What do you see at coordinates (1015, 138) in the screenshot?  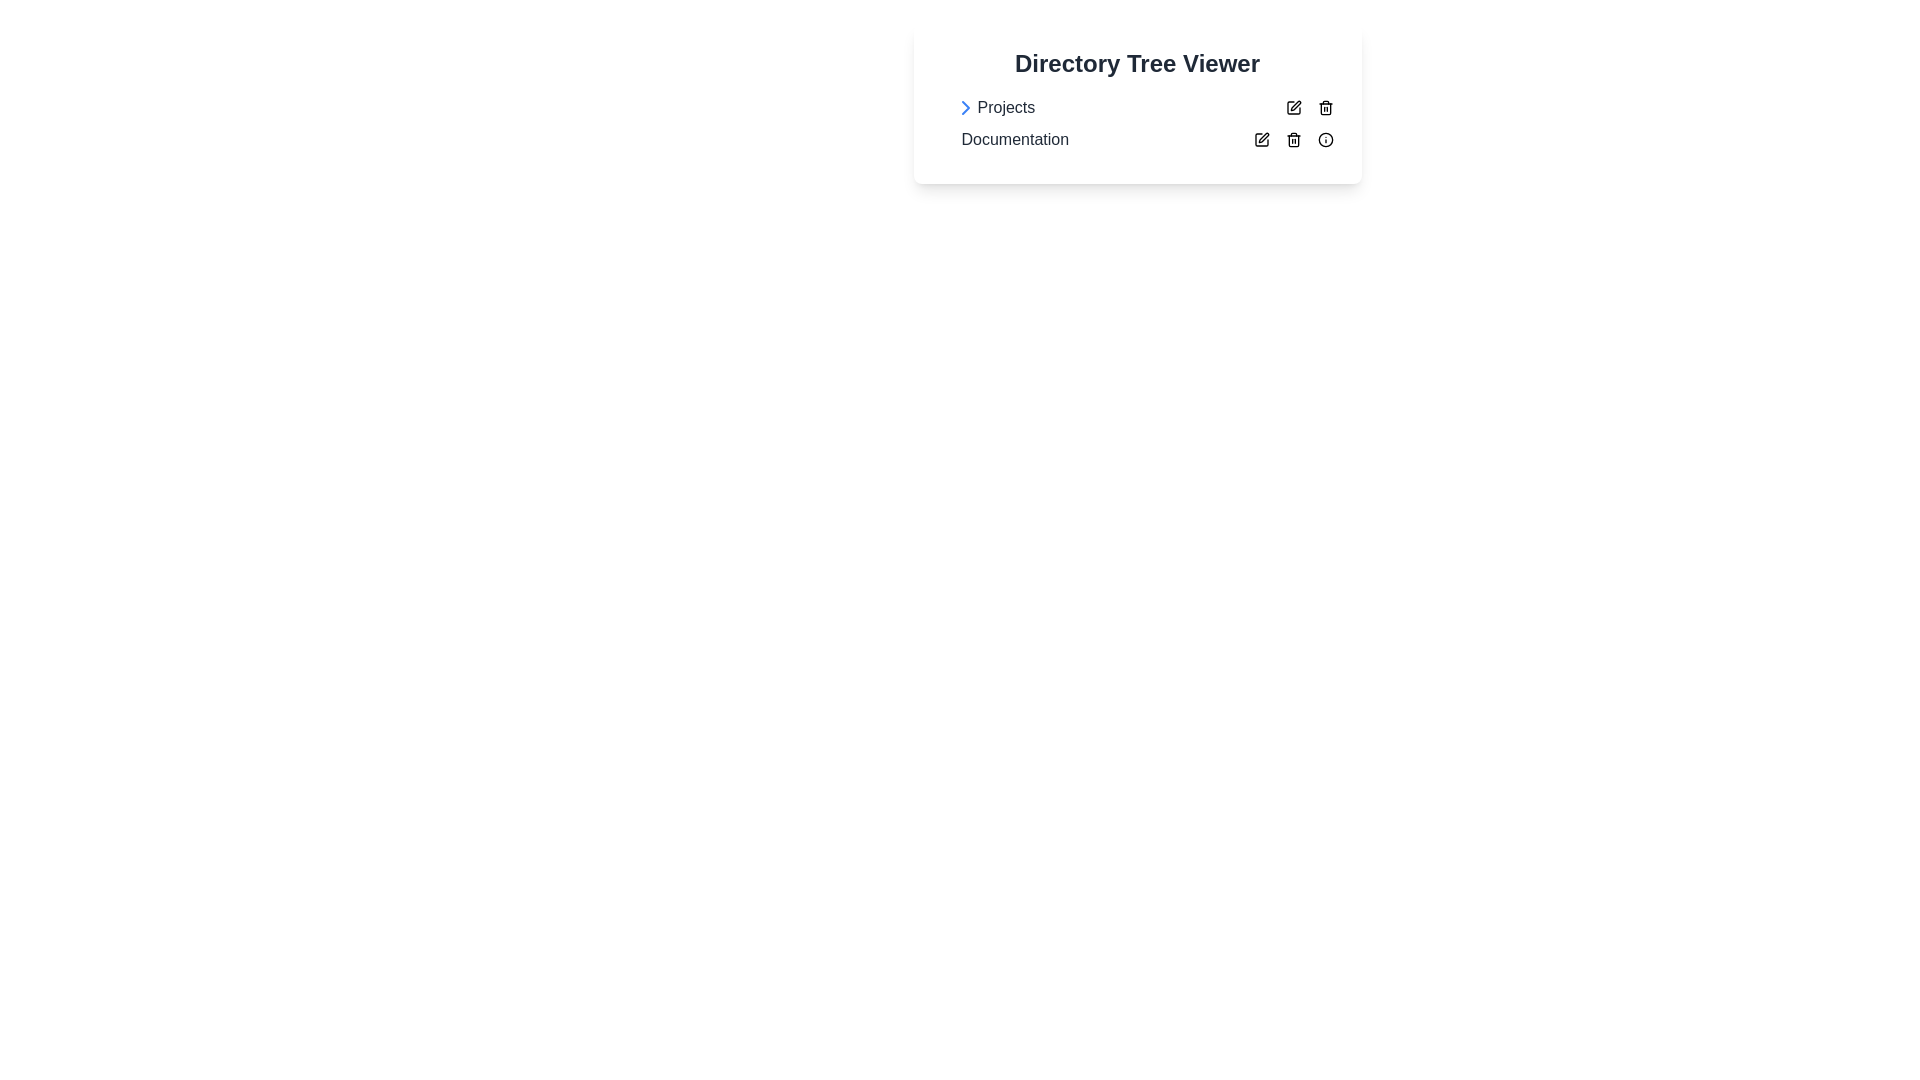 I see `the Text Label or Link located below the 'Projects' text, which serves as a label or link to a documentation page` at bounding box center [1015, 138].